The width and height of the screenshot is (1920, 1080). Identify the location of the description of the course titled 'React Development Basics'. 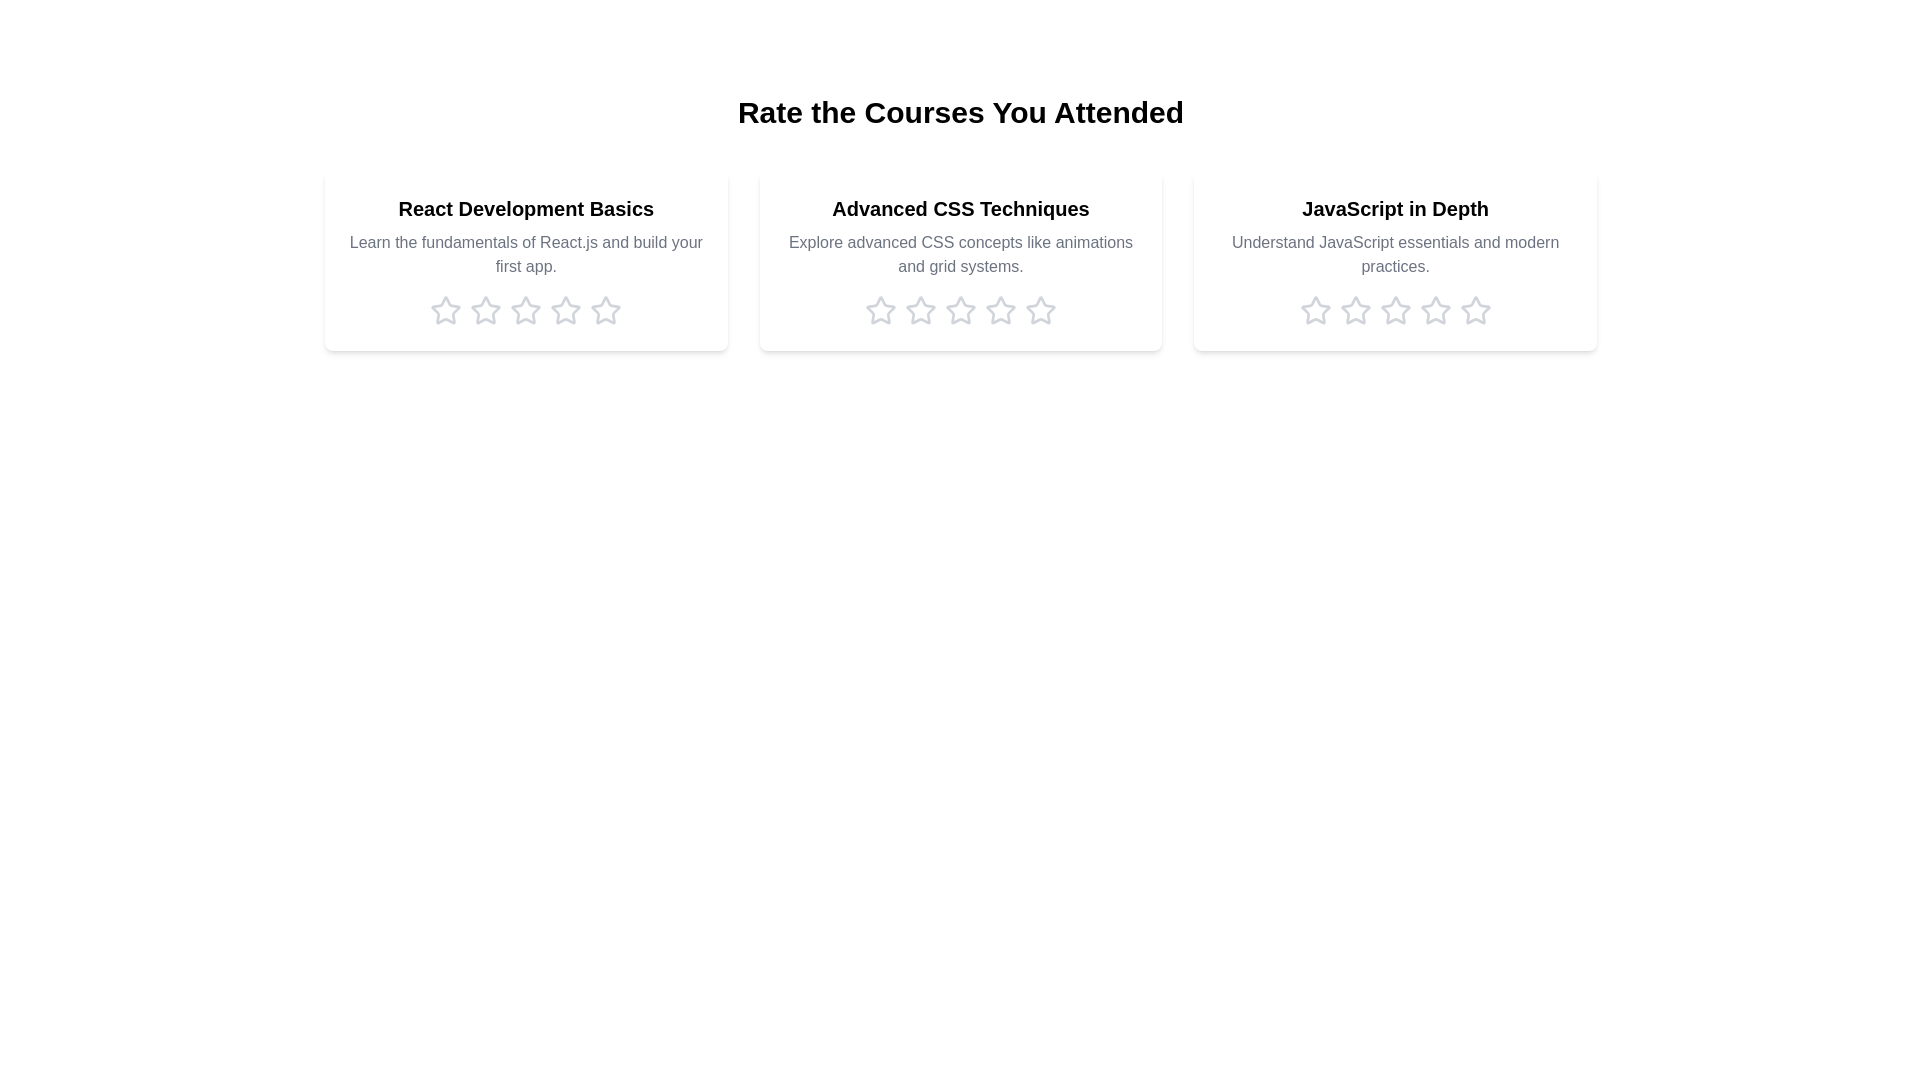
(526, 253).